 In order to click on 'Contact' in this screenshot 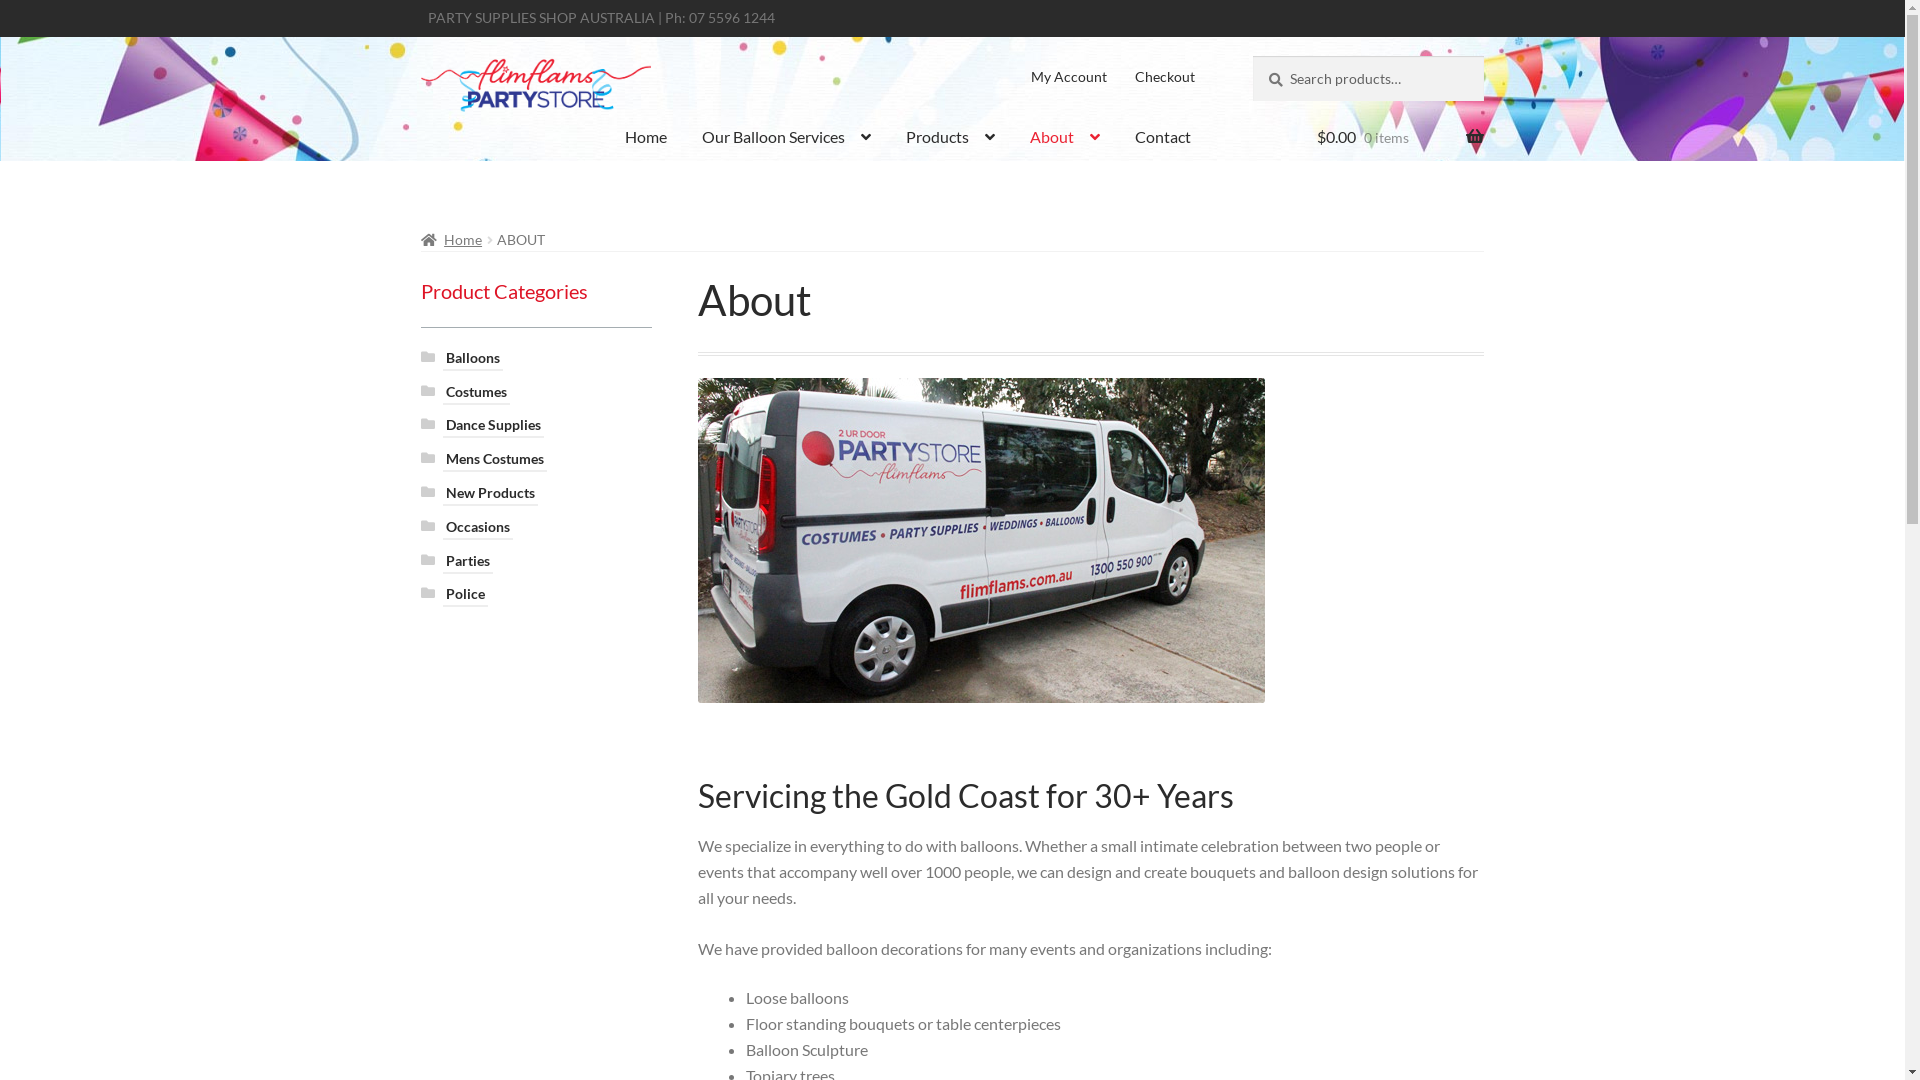, I will do `click(1162, 141)`.